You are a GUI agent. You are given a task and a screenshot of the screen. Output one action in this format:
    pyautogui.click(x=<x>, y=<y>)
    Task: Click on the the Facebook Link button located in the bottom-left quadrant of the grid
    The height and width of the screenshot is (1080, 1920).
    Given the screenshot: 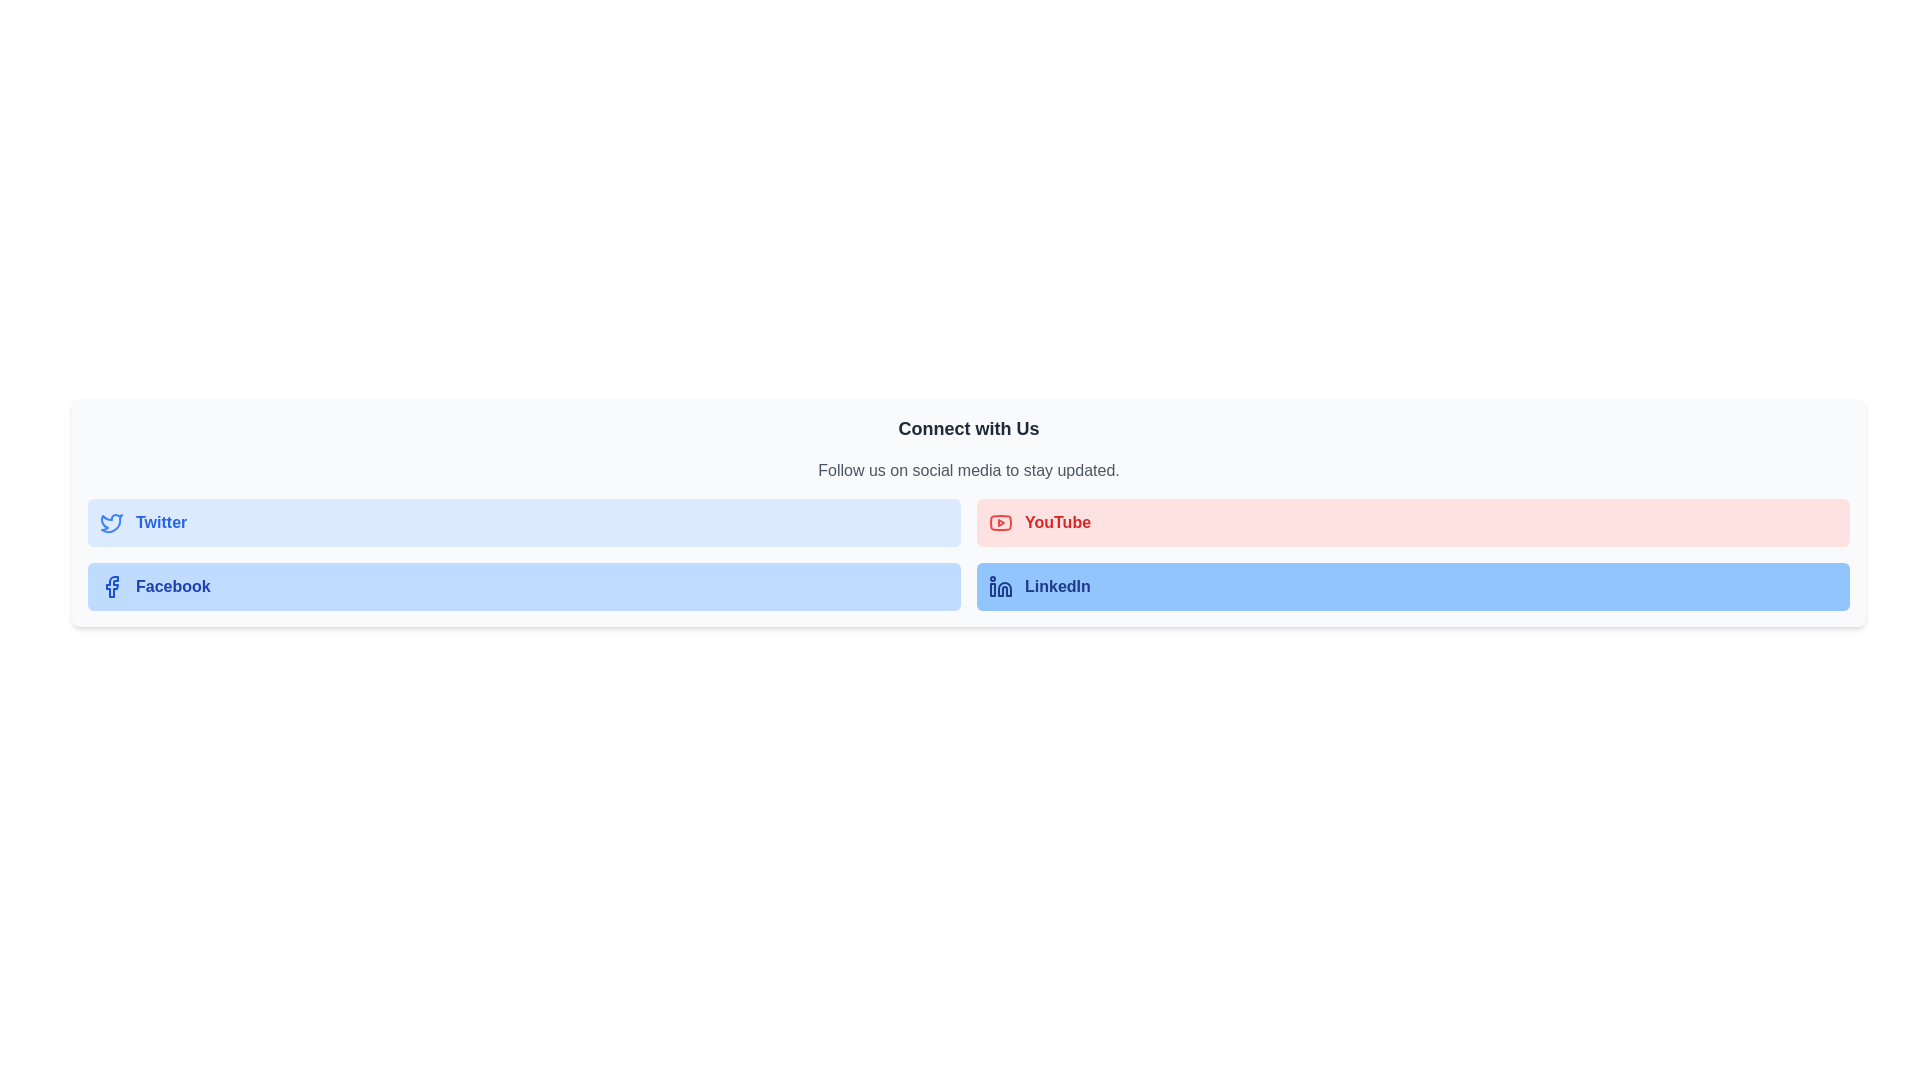 What is the action you would take?
    pyautogui.click(x=524, y=585)
    